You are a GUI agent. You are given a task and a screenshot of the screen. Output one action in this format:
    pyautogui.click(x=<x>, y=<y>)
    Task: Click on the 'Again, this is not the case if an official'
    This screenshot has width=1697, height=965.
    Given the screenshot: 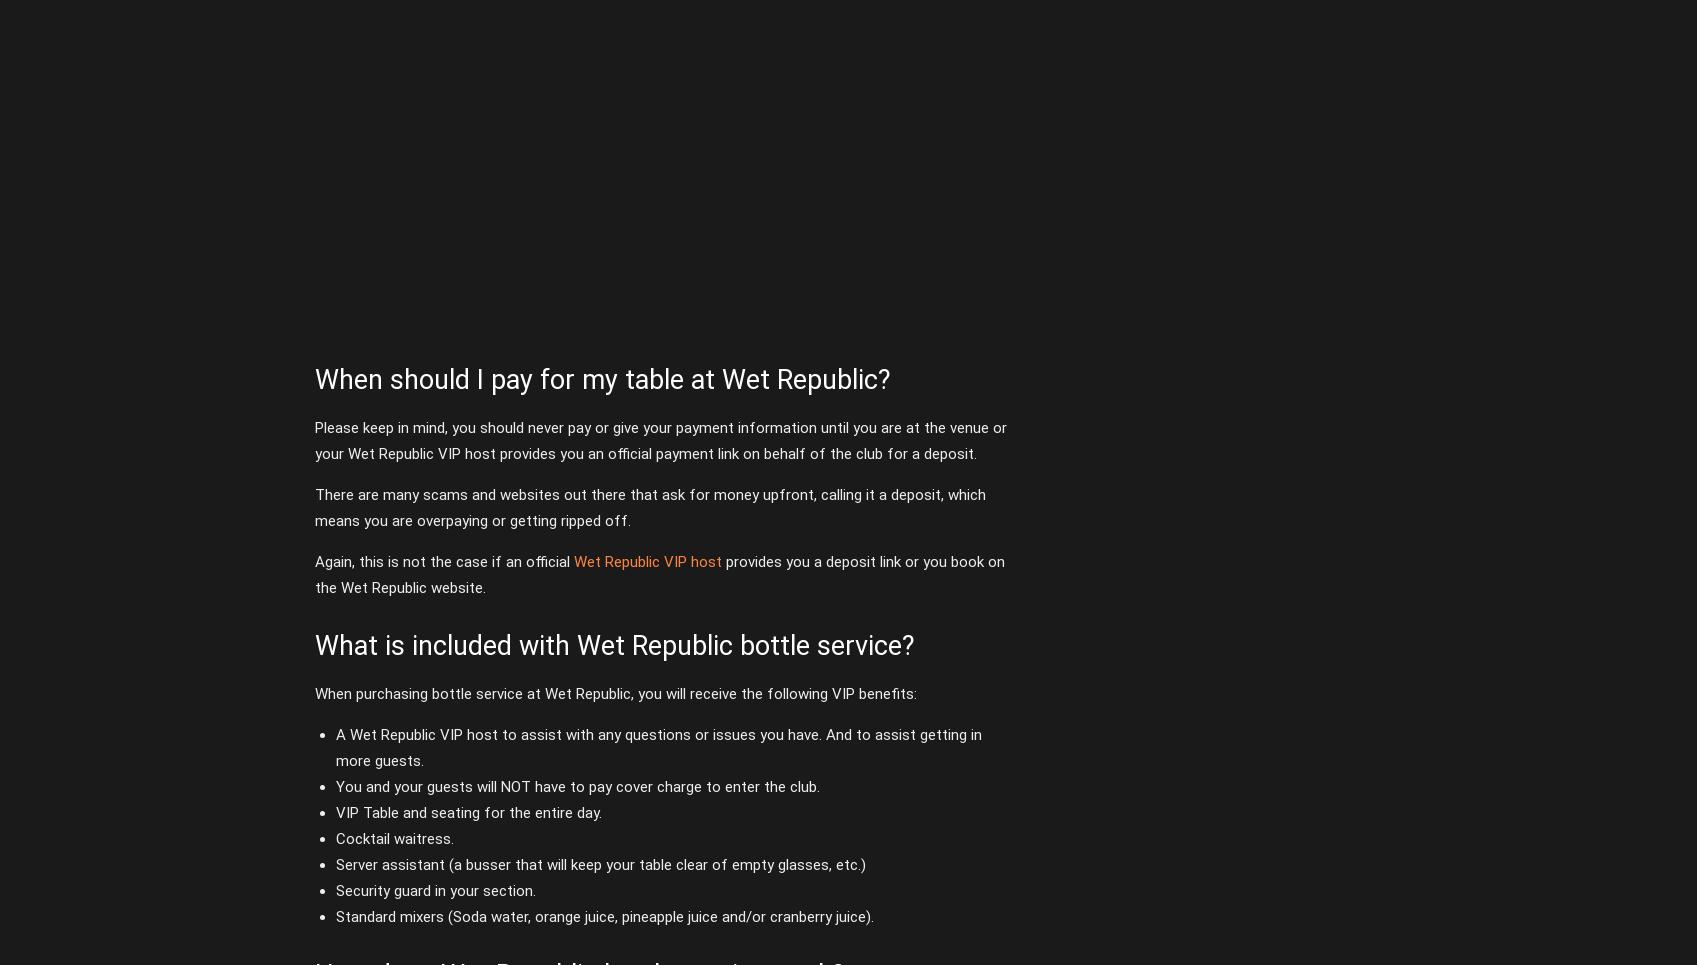 What is the action you would take?
    pyautogui.click(x=442, y=560)
    